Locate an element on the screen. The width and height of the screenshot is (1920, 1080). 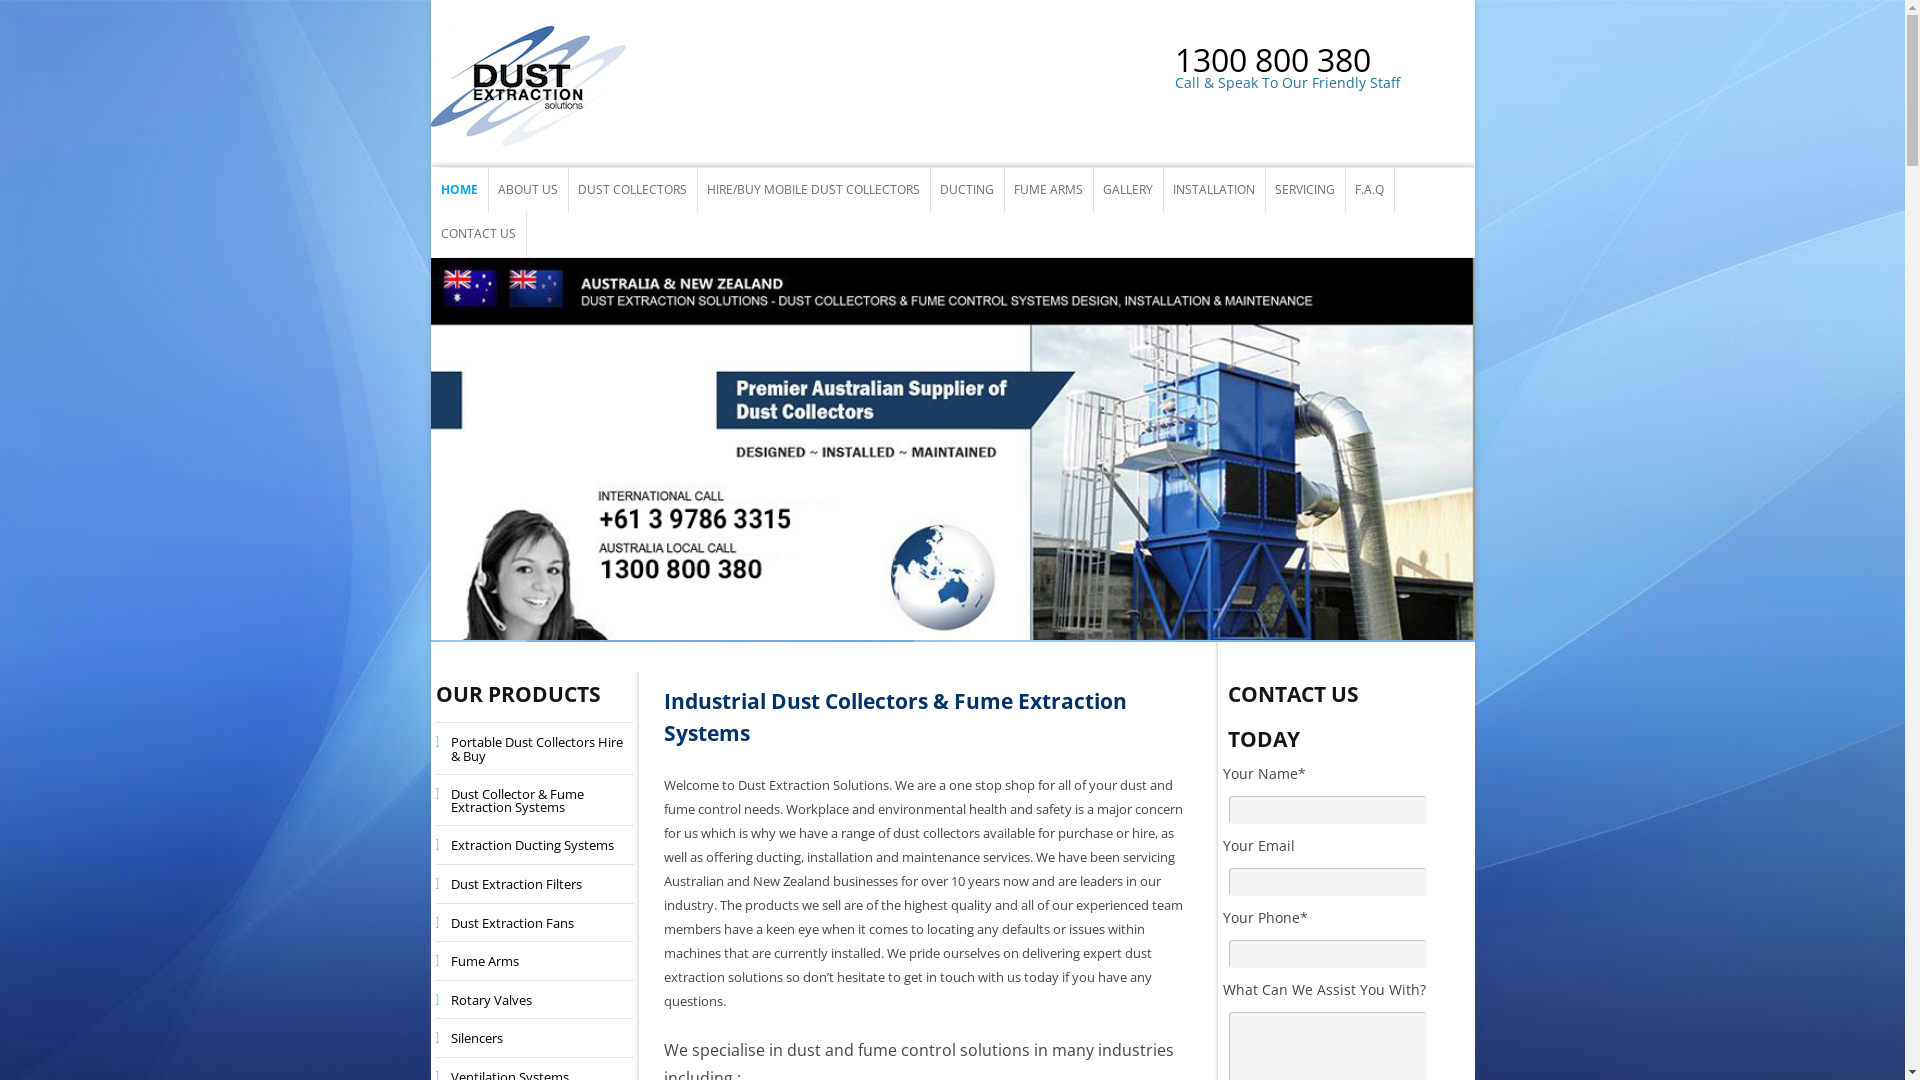
'Silencers' is located at coordinates (439, 1036).